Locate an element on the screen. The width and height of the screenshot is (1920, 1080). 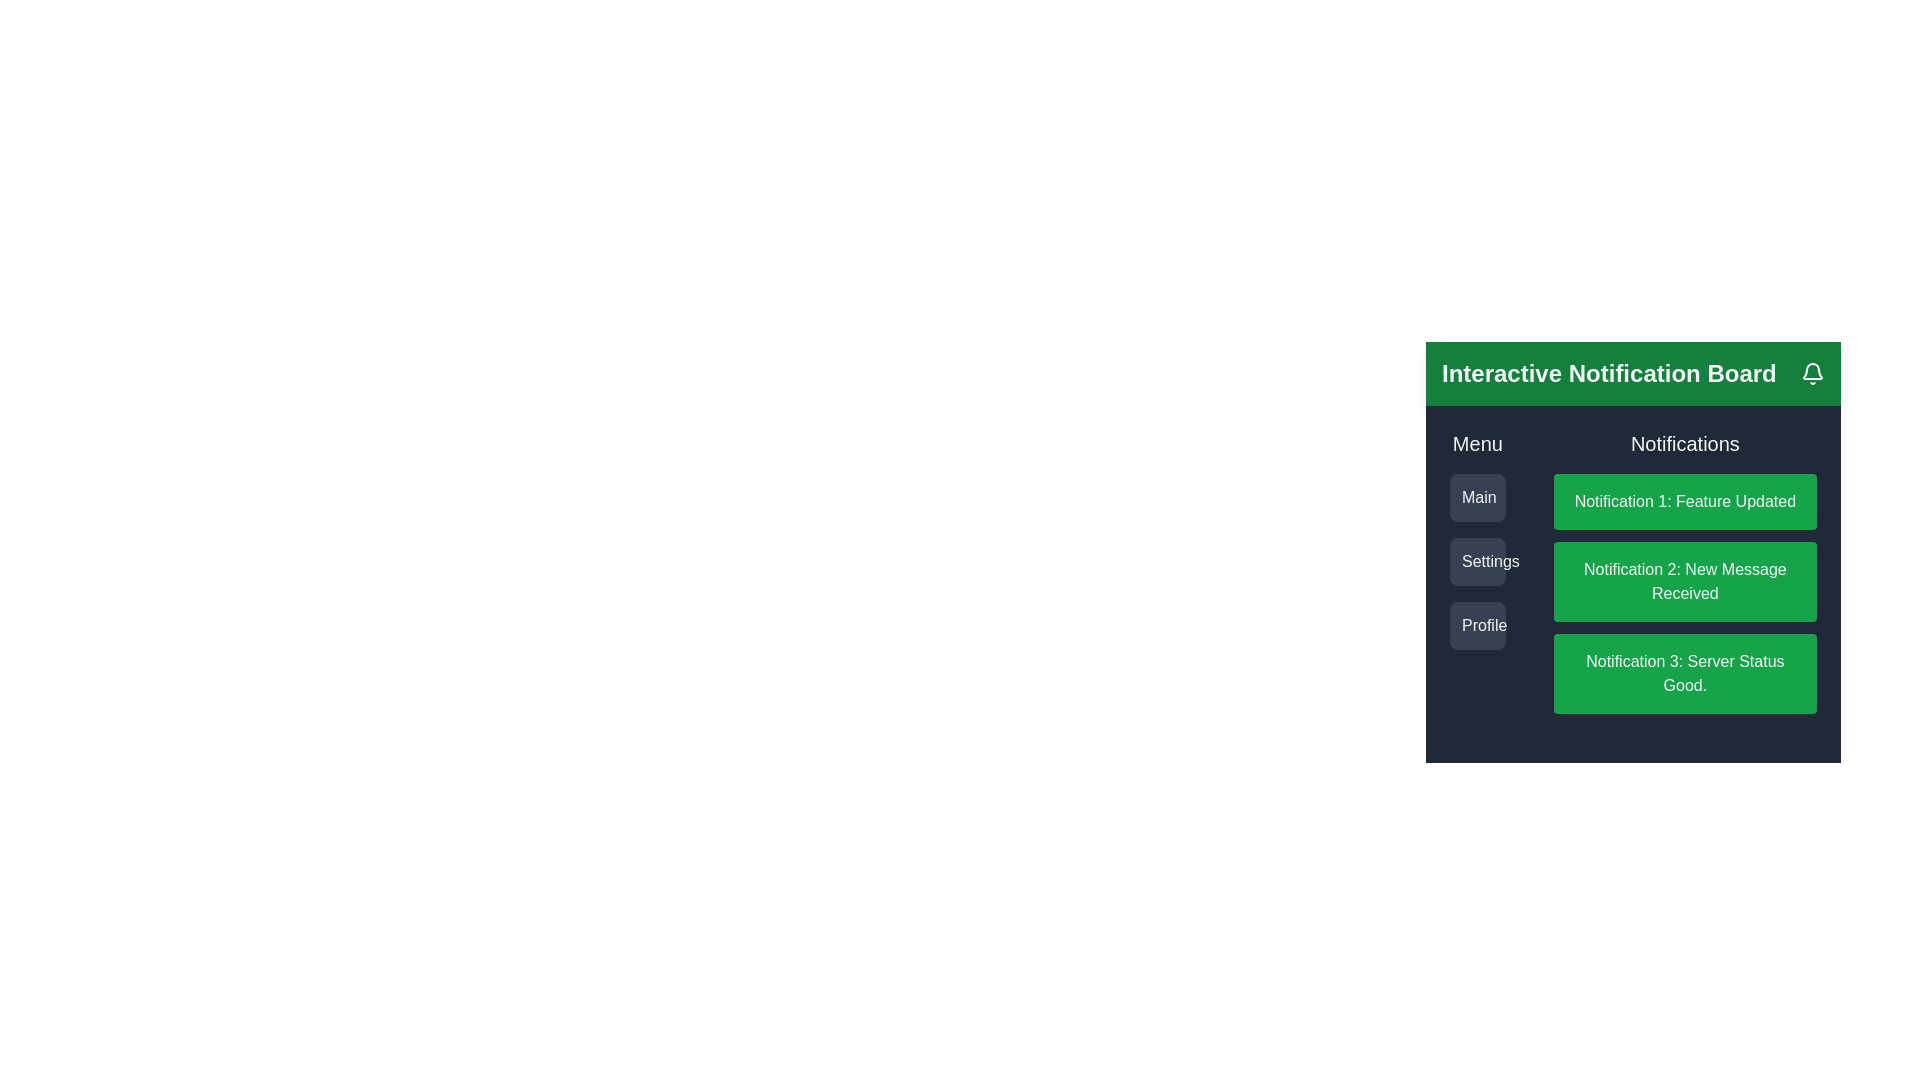
text label 'Interactive Notification Board' located in the upper-central part of the green header is located at coordinates (1609, 374).